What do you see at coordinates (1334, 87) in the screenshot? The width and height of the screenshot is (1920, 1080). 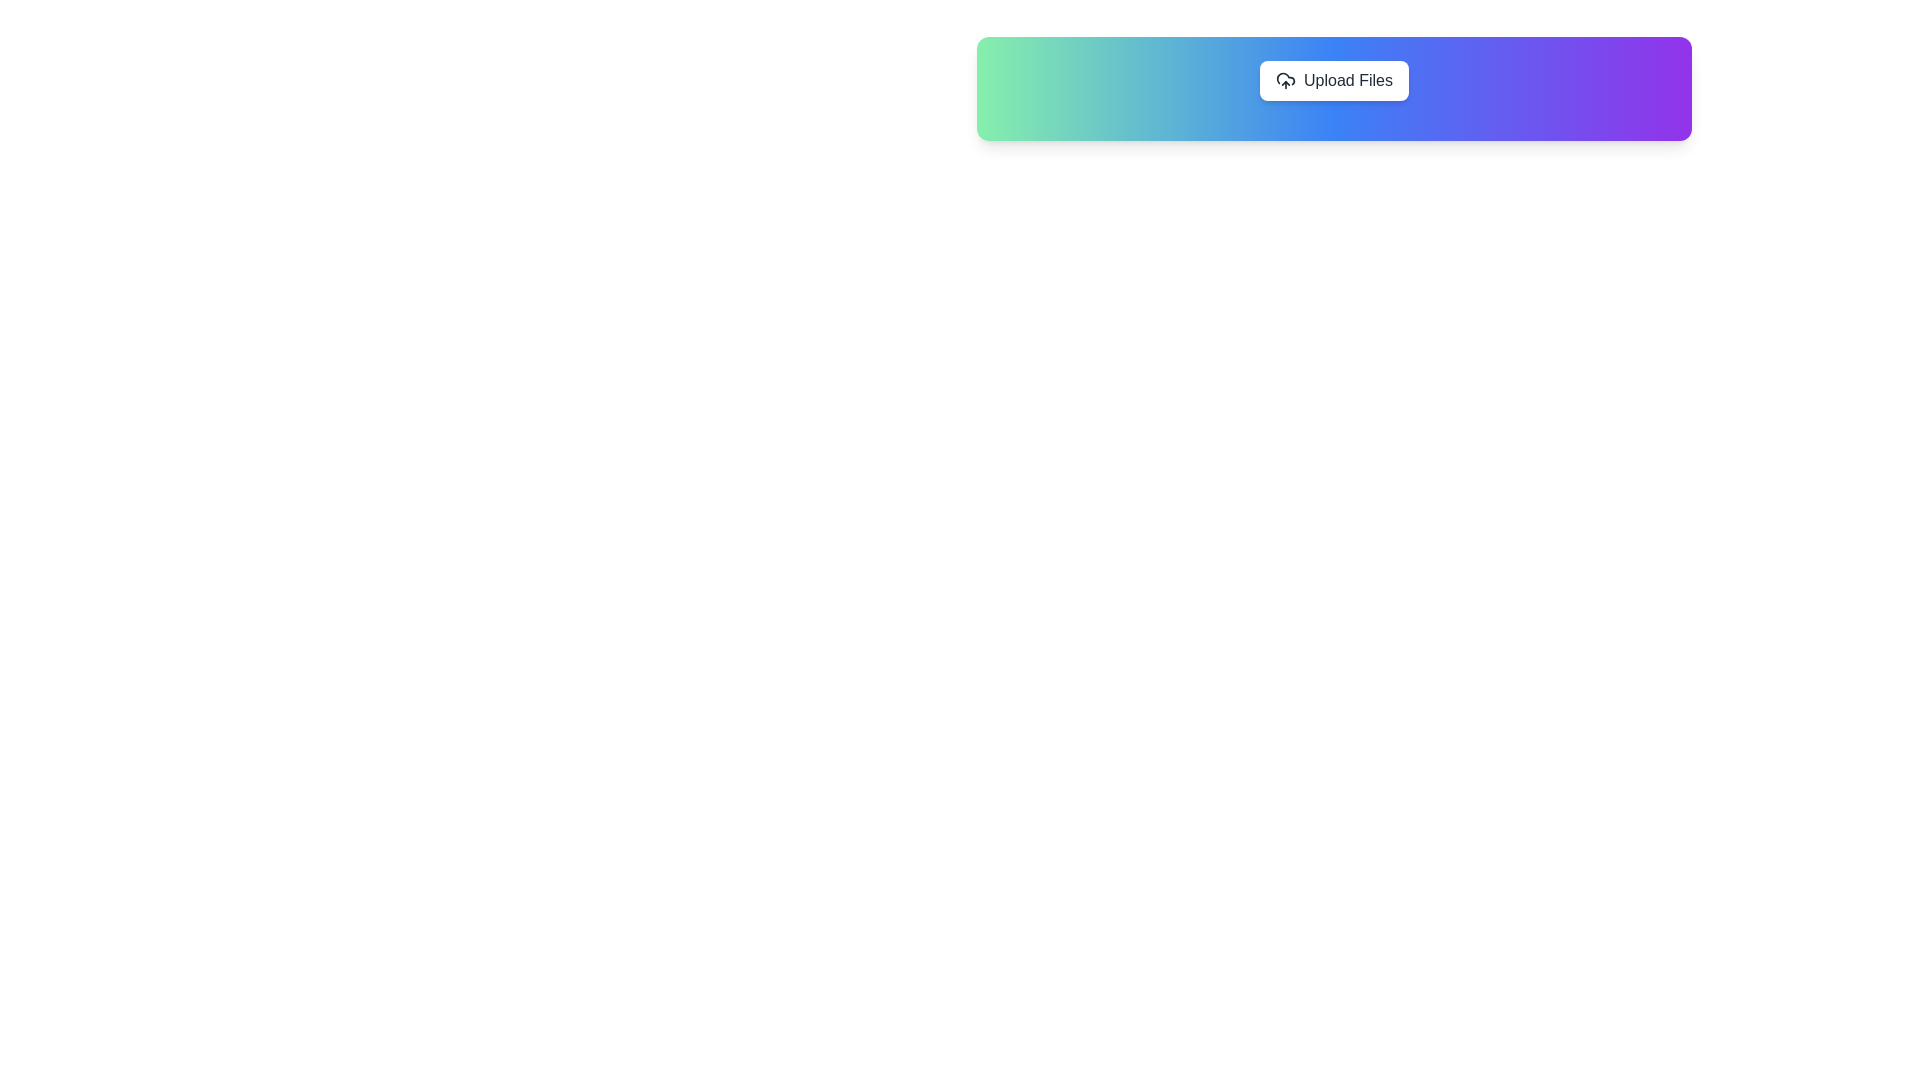 I see `files onto the 'Upload Files' button, which is a prominent interactive element with a gradient background and a cloud upload icon` at bounding box center [1334, 87].